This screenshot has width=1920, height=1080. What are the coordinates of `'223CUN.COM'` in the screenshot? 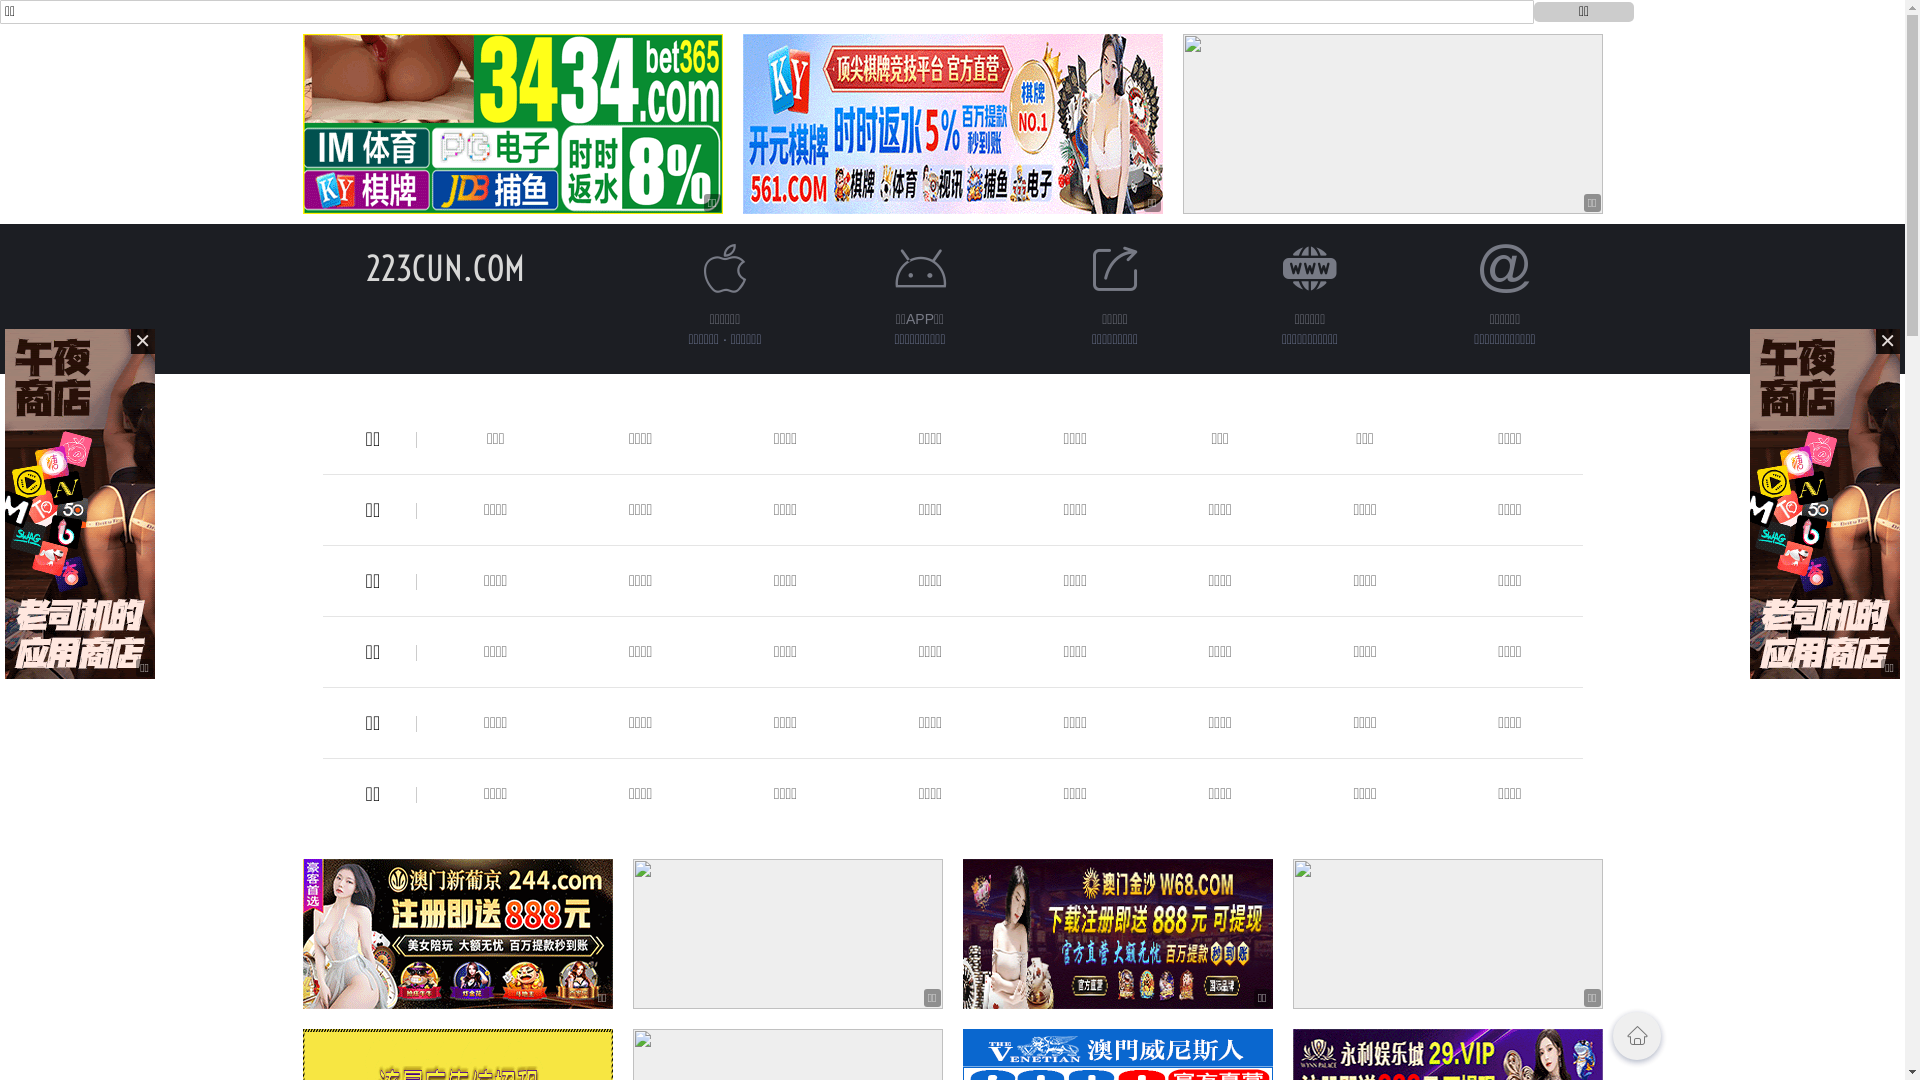 It's located at (444, 267).